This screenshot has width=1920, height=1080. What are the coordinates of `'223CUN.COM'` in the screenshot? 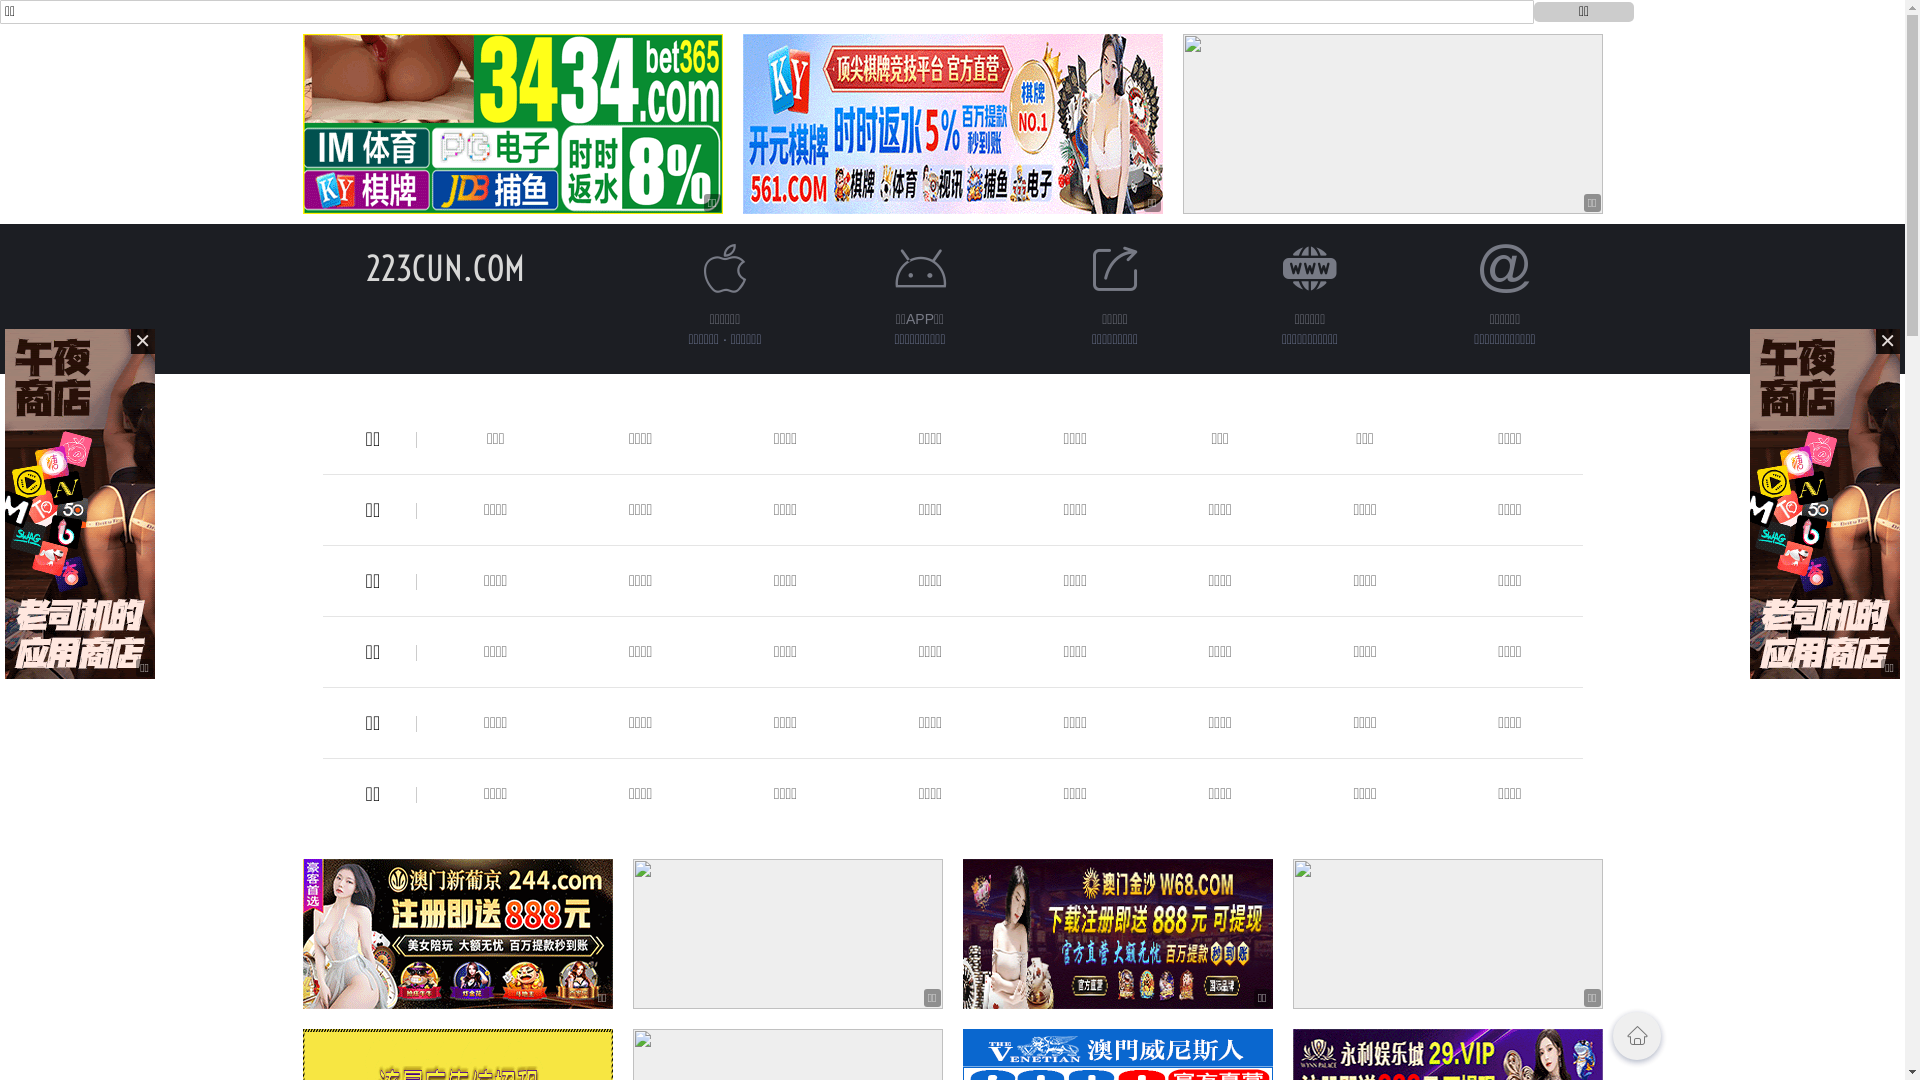 It's located at (444, 267).